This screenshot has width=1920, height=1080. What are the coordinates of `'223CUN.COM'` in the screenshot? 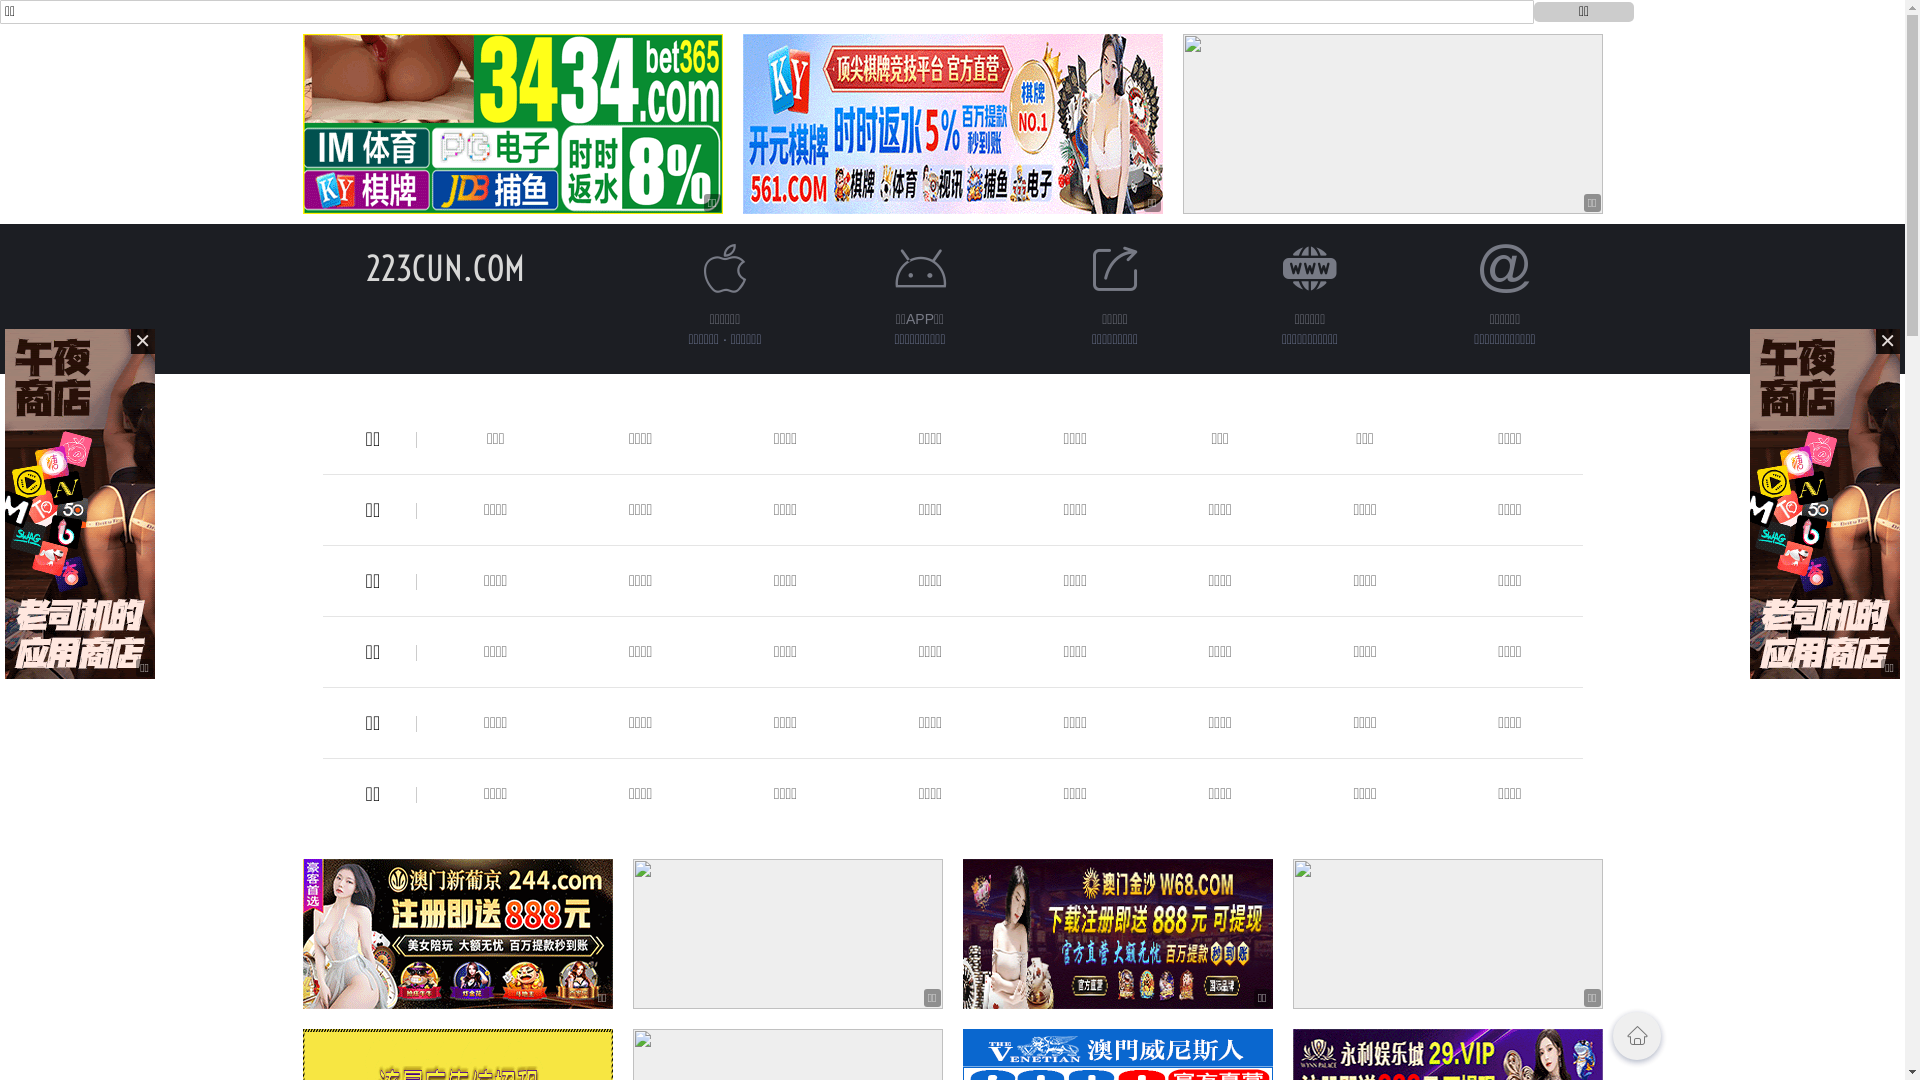 It's located at (444, 267).